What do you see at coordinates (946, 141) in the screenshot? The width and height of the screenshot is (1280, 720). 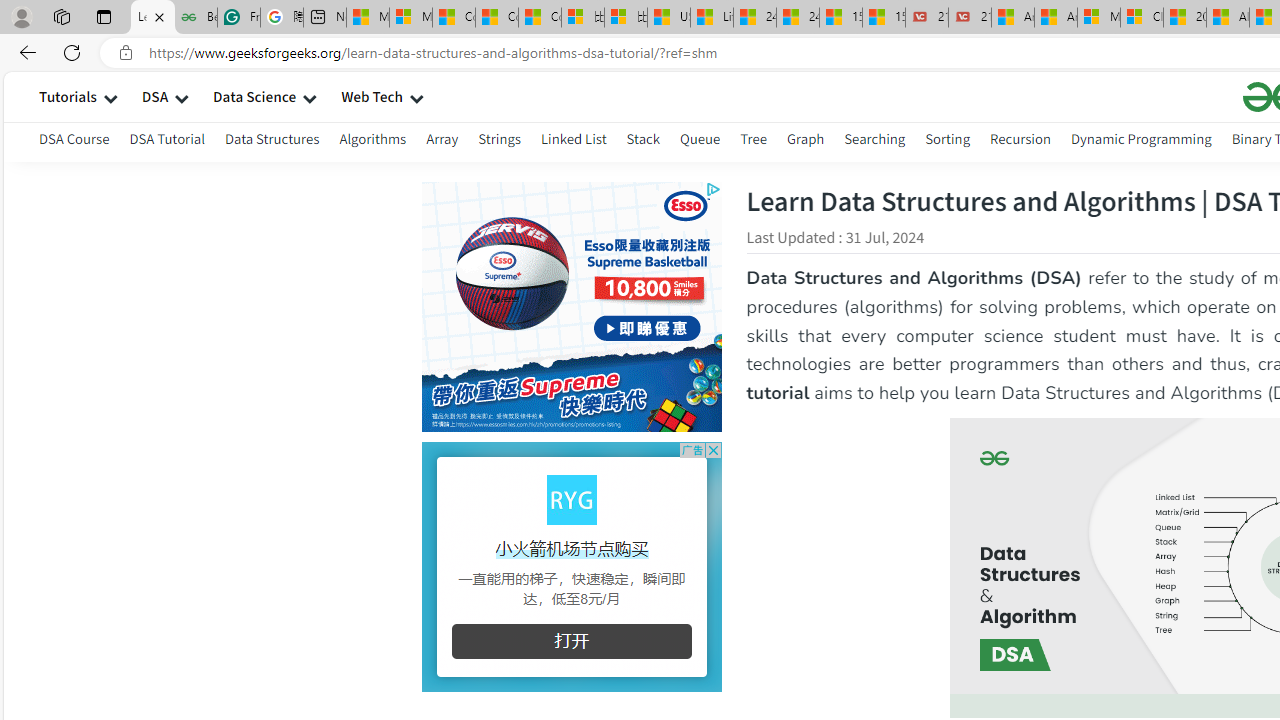 I see `'Sorting'` at bounding box center [946, 141].